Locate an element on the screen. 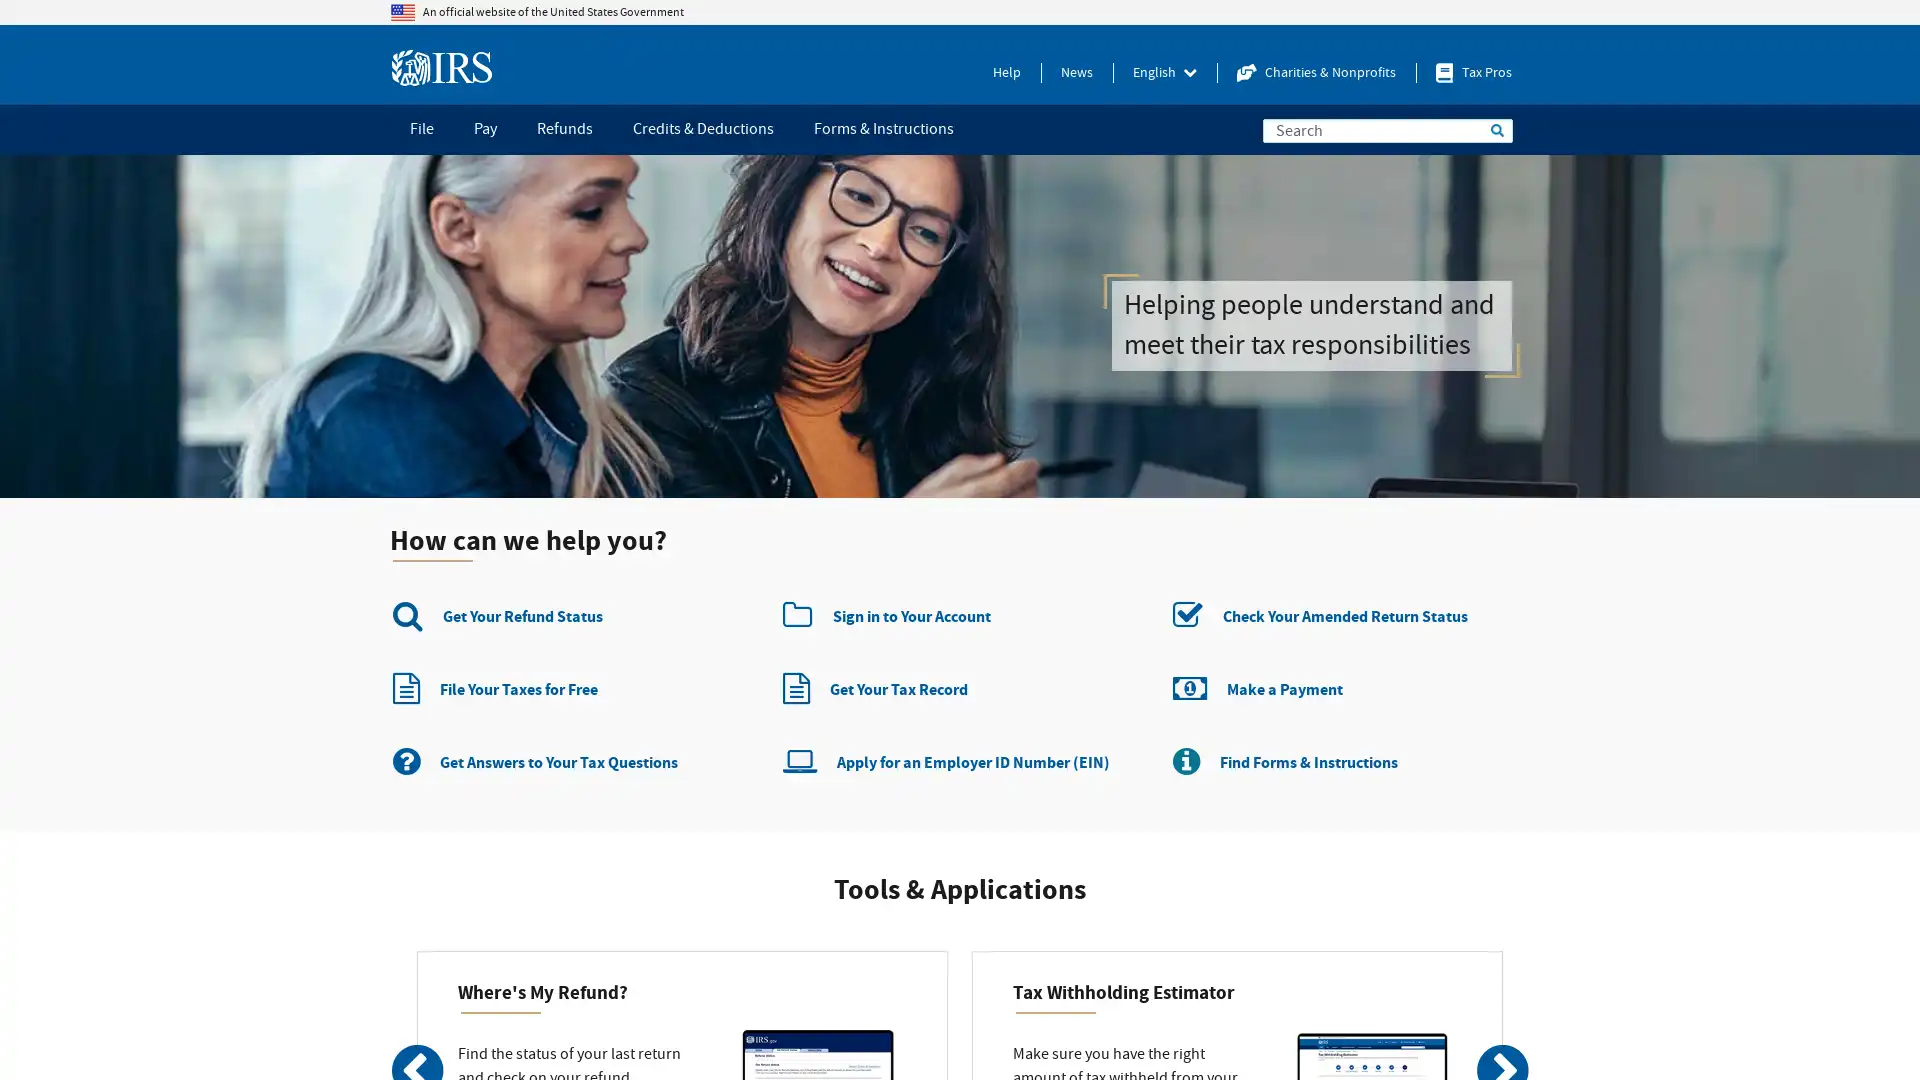 Image resolution: width=1920 pixels, height=1080 pixels. Press enter to activate the menu, then navigate with the tab key. is located at coordinates (1165, 72).